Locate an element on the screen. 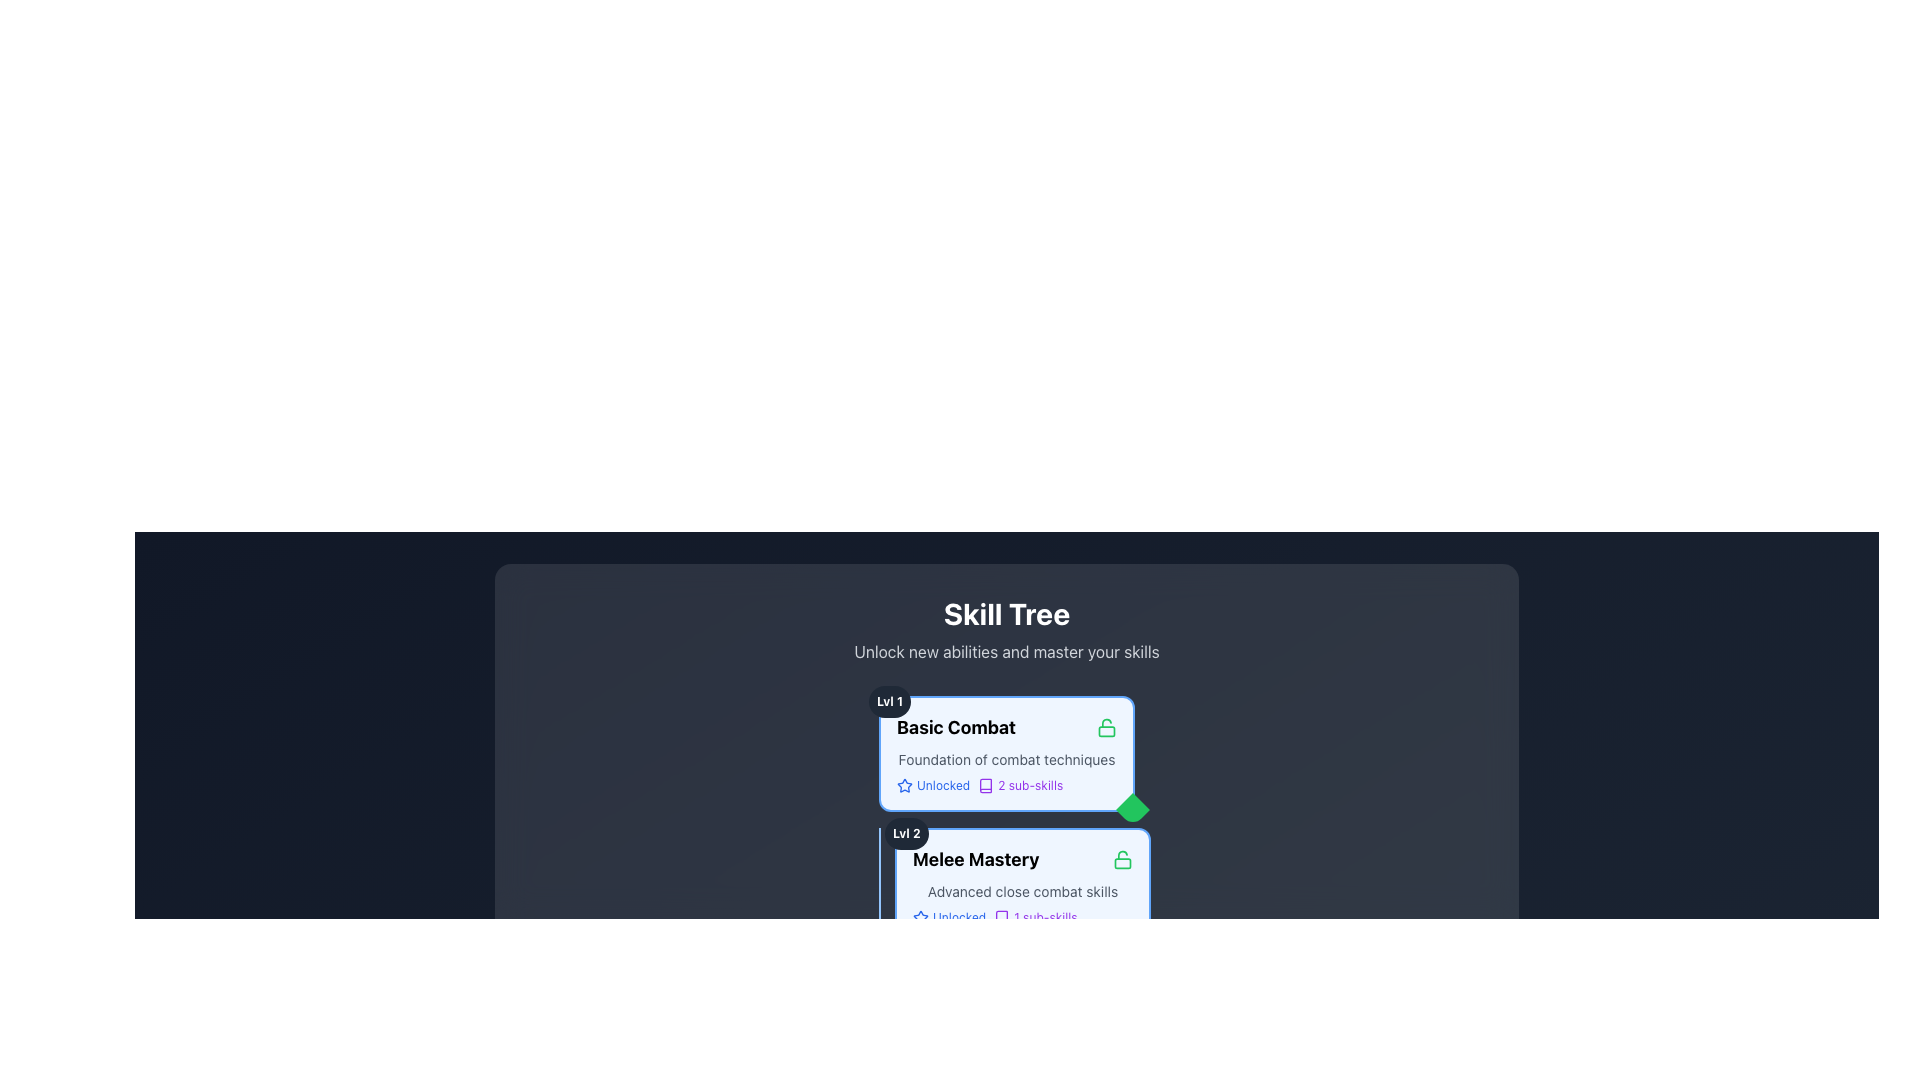 The image size is (1920, 1080). skill details from the 'Melee Mastery' card component, which is the second node in the skill tree and indicates 'Lvl 2' is located at coordinates (1022, 893).